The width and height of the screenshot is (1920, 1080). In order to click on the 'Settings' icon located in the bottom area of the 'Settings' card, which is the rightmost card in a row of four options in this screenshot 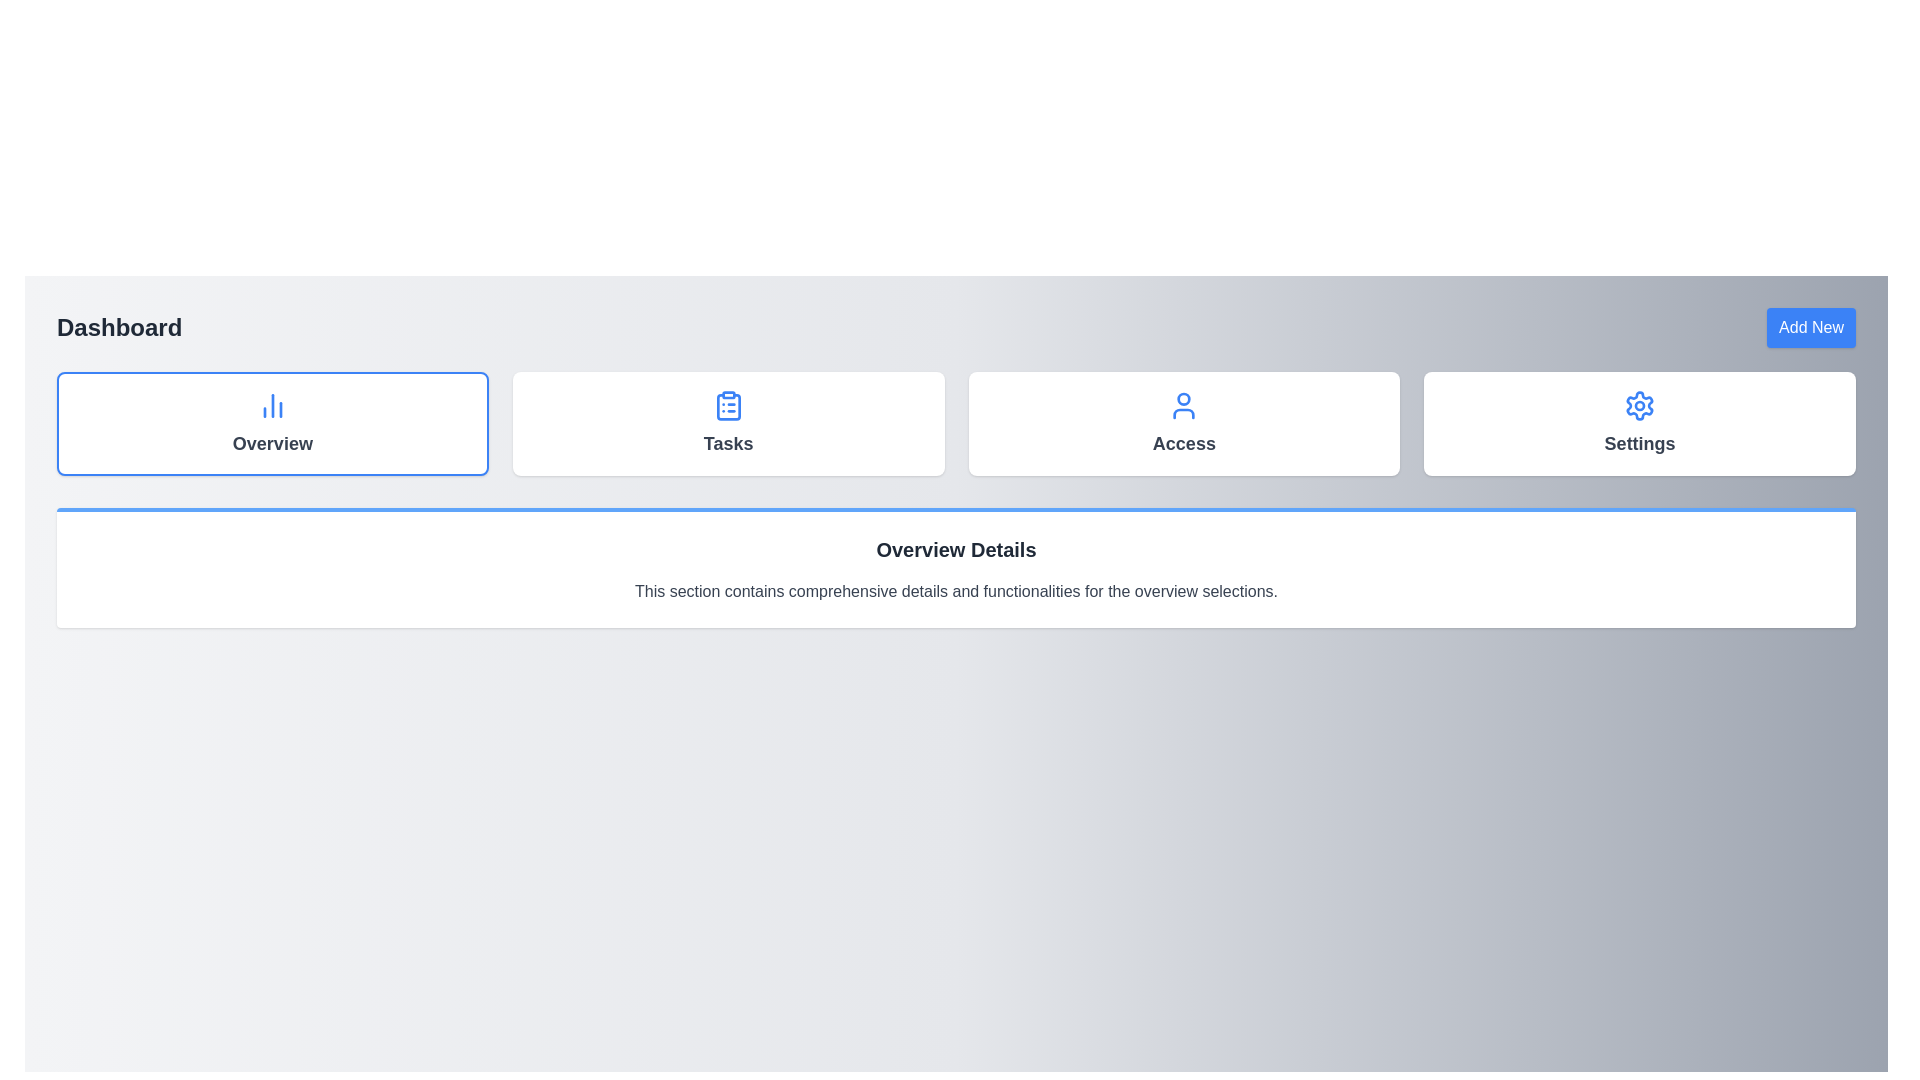, I will do `click(1640, 405)`.